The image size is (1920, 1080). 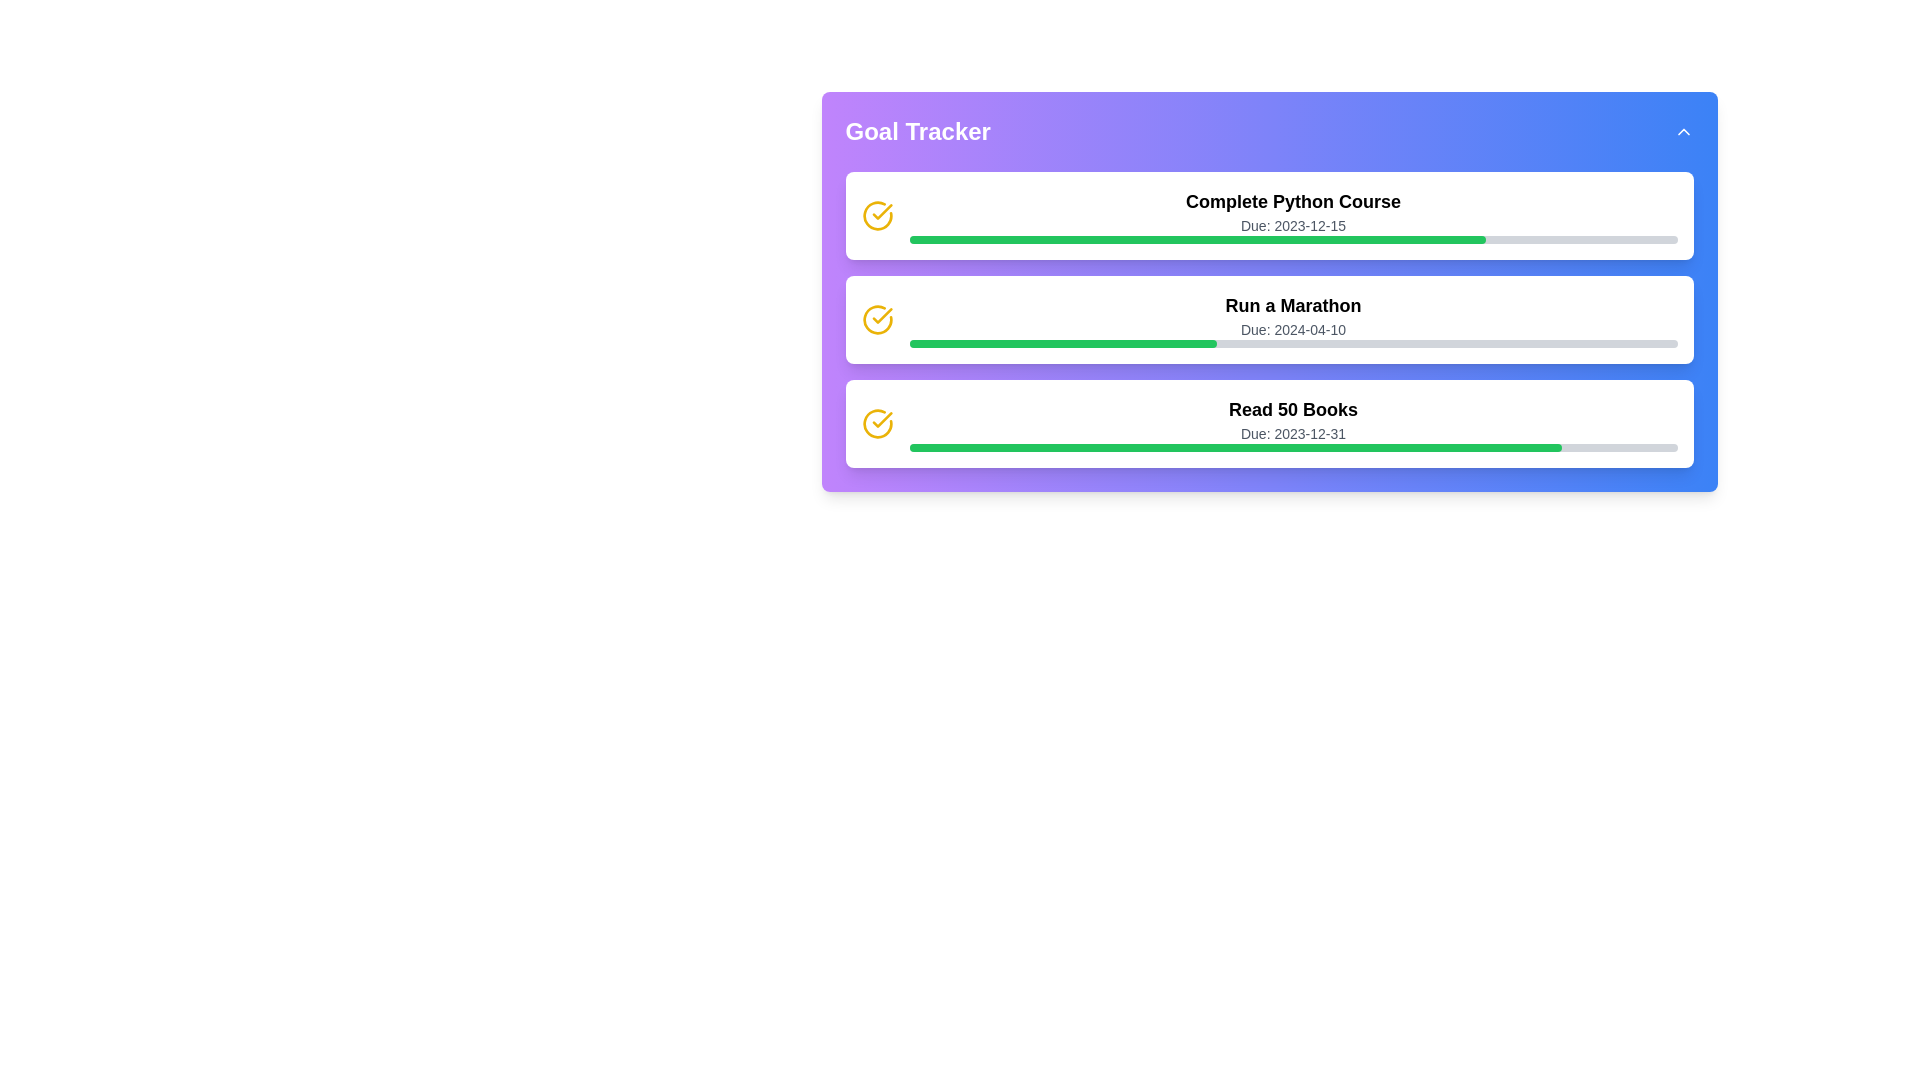 I want to click on the text label that serves as the title of the goal 'Complete Python Course' in the Goal Tracker interface, so click(x=1293, y=201).